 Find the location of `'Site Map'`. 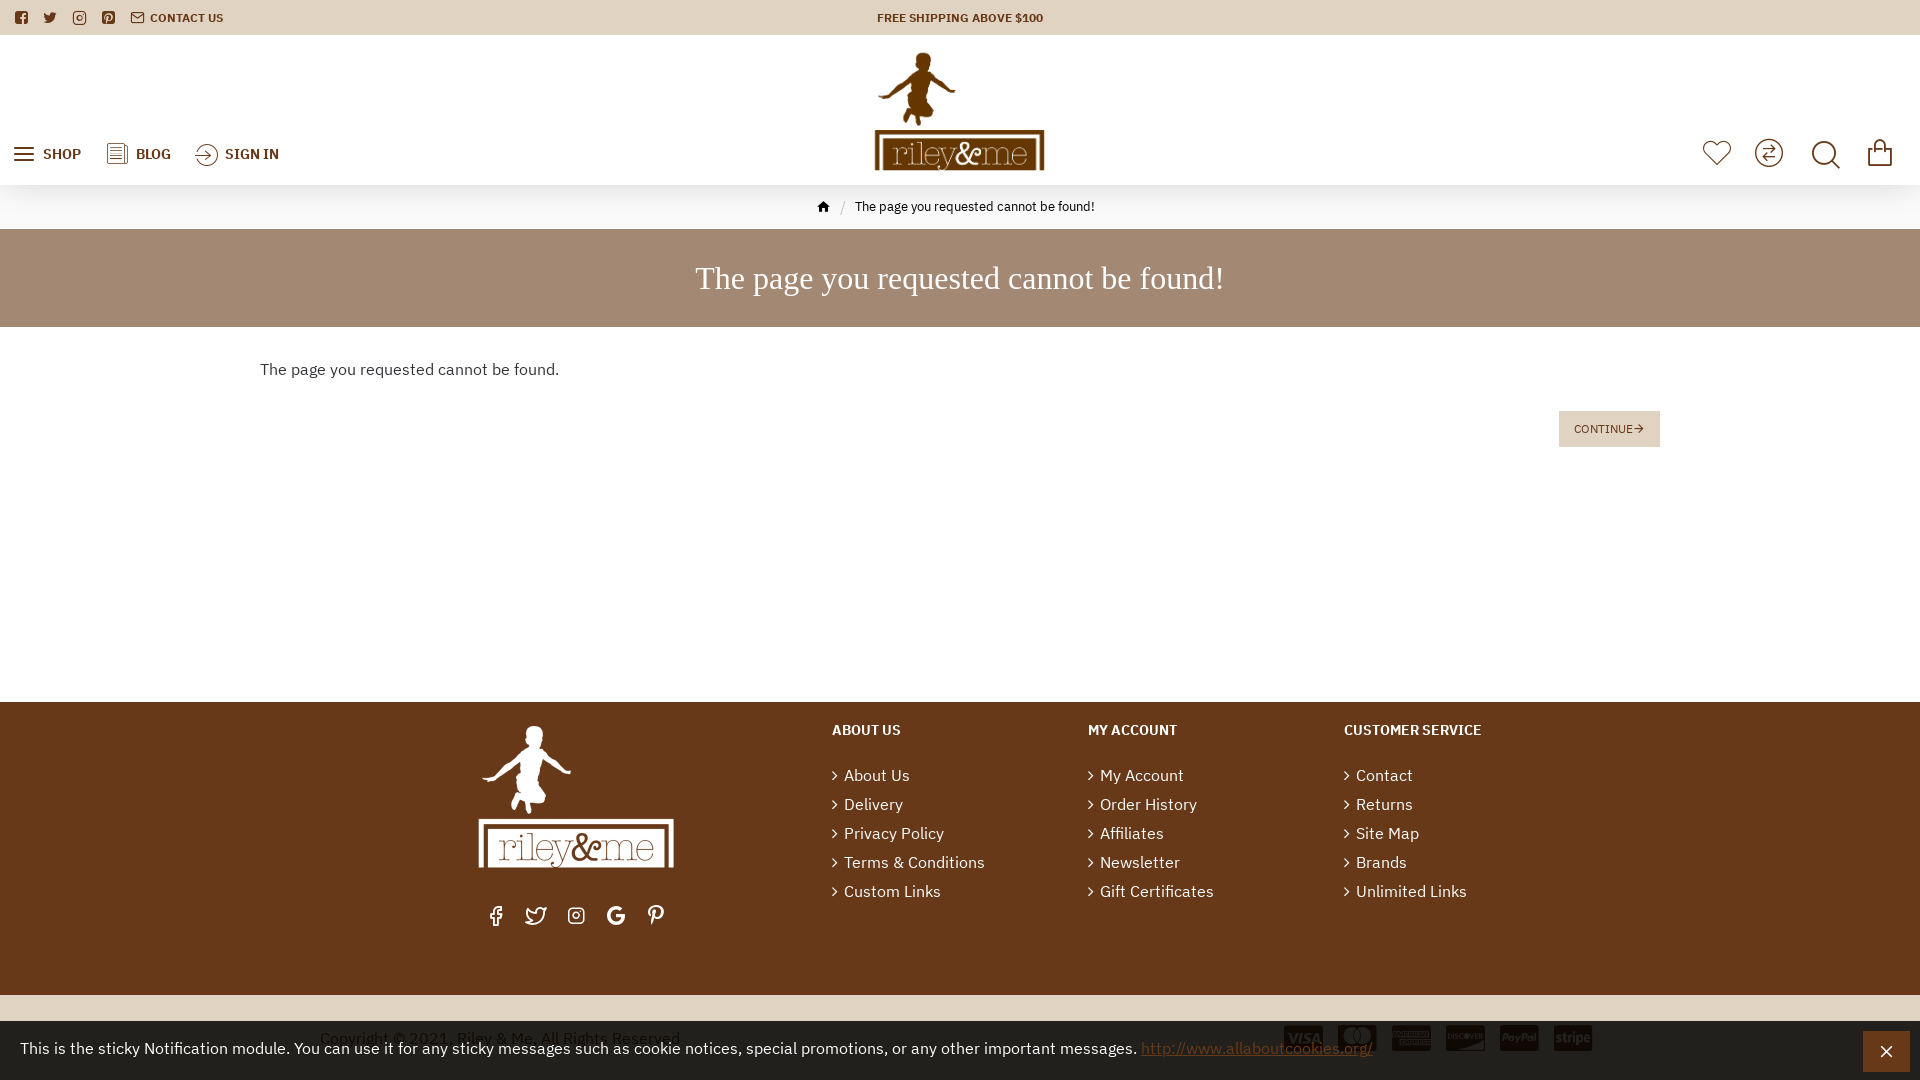

'Site Map' is located at coordinates (1380, 835).